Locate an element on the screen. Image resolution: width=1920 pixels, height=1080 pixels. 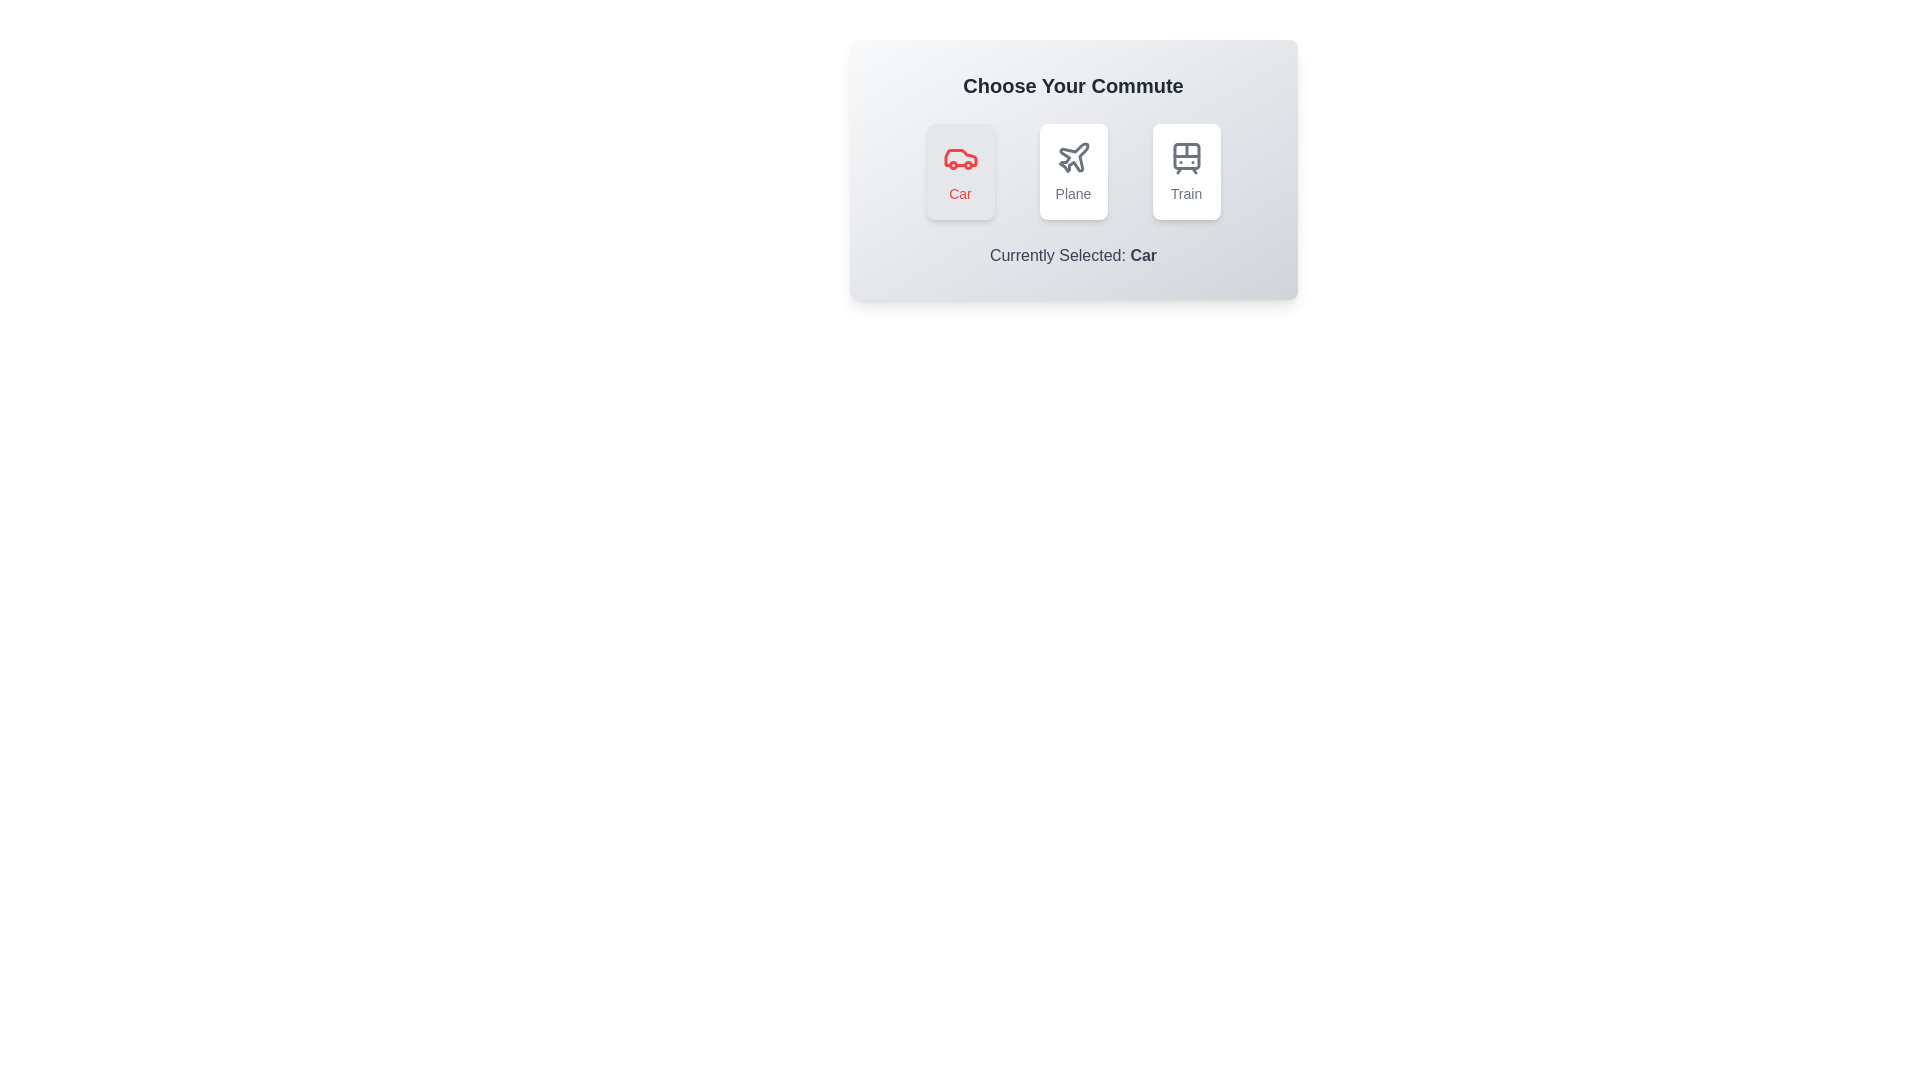
the button corresponding to the transportation mode Car is located at coordinates (960, 171).